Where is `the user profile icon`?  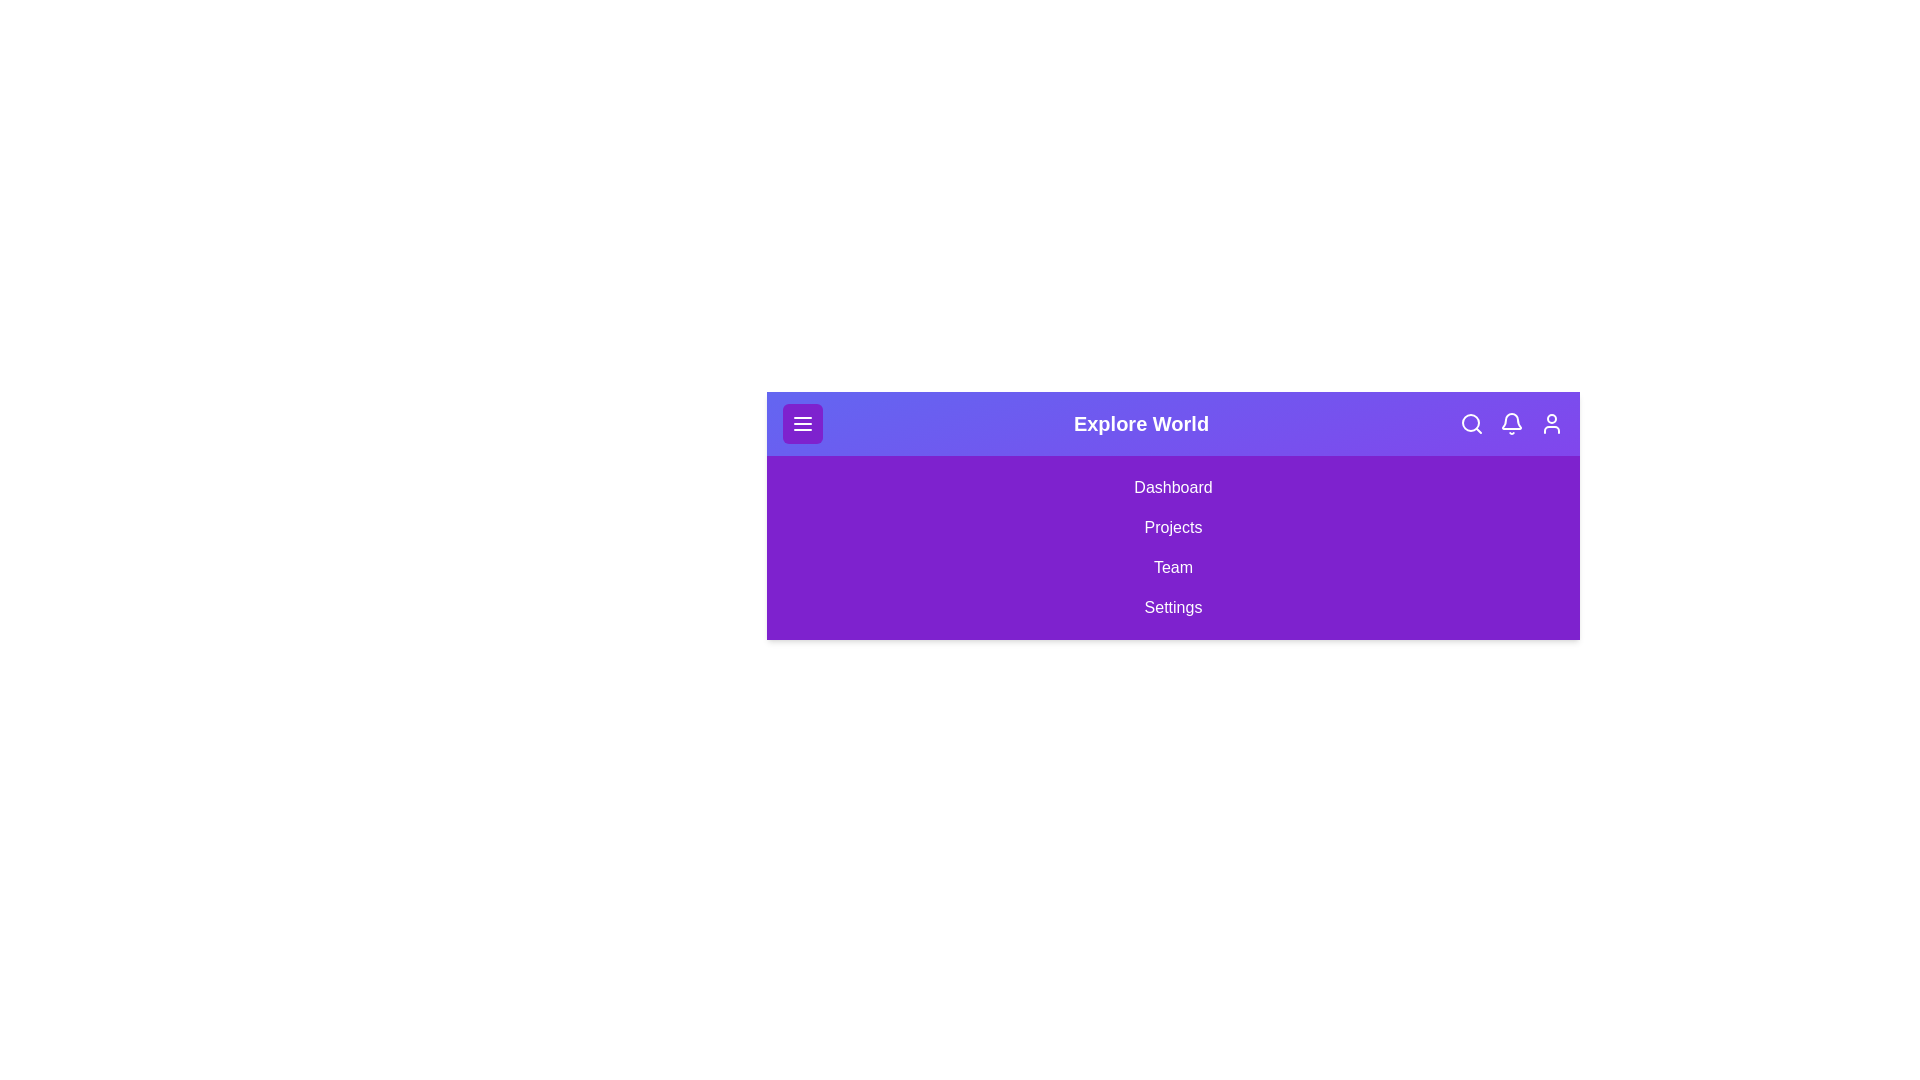 the user profile icon is located at coordinates (1550, 423).